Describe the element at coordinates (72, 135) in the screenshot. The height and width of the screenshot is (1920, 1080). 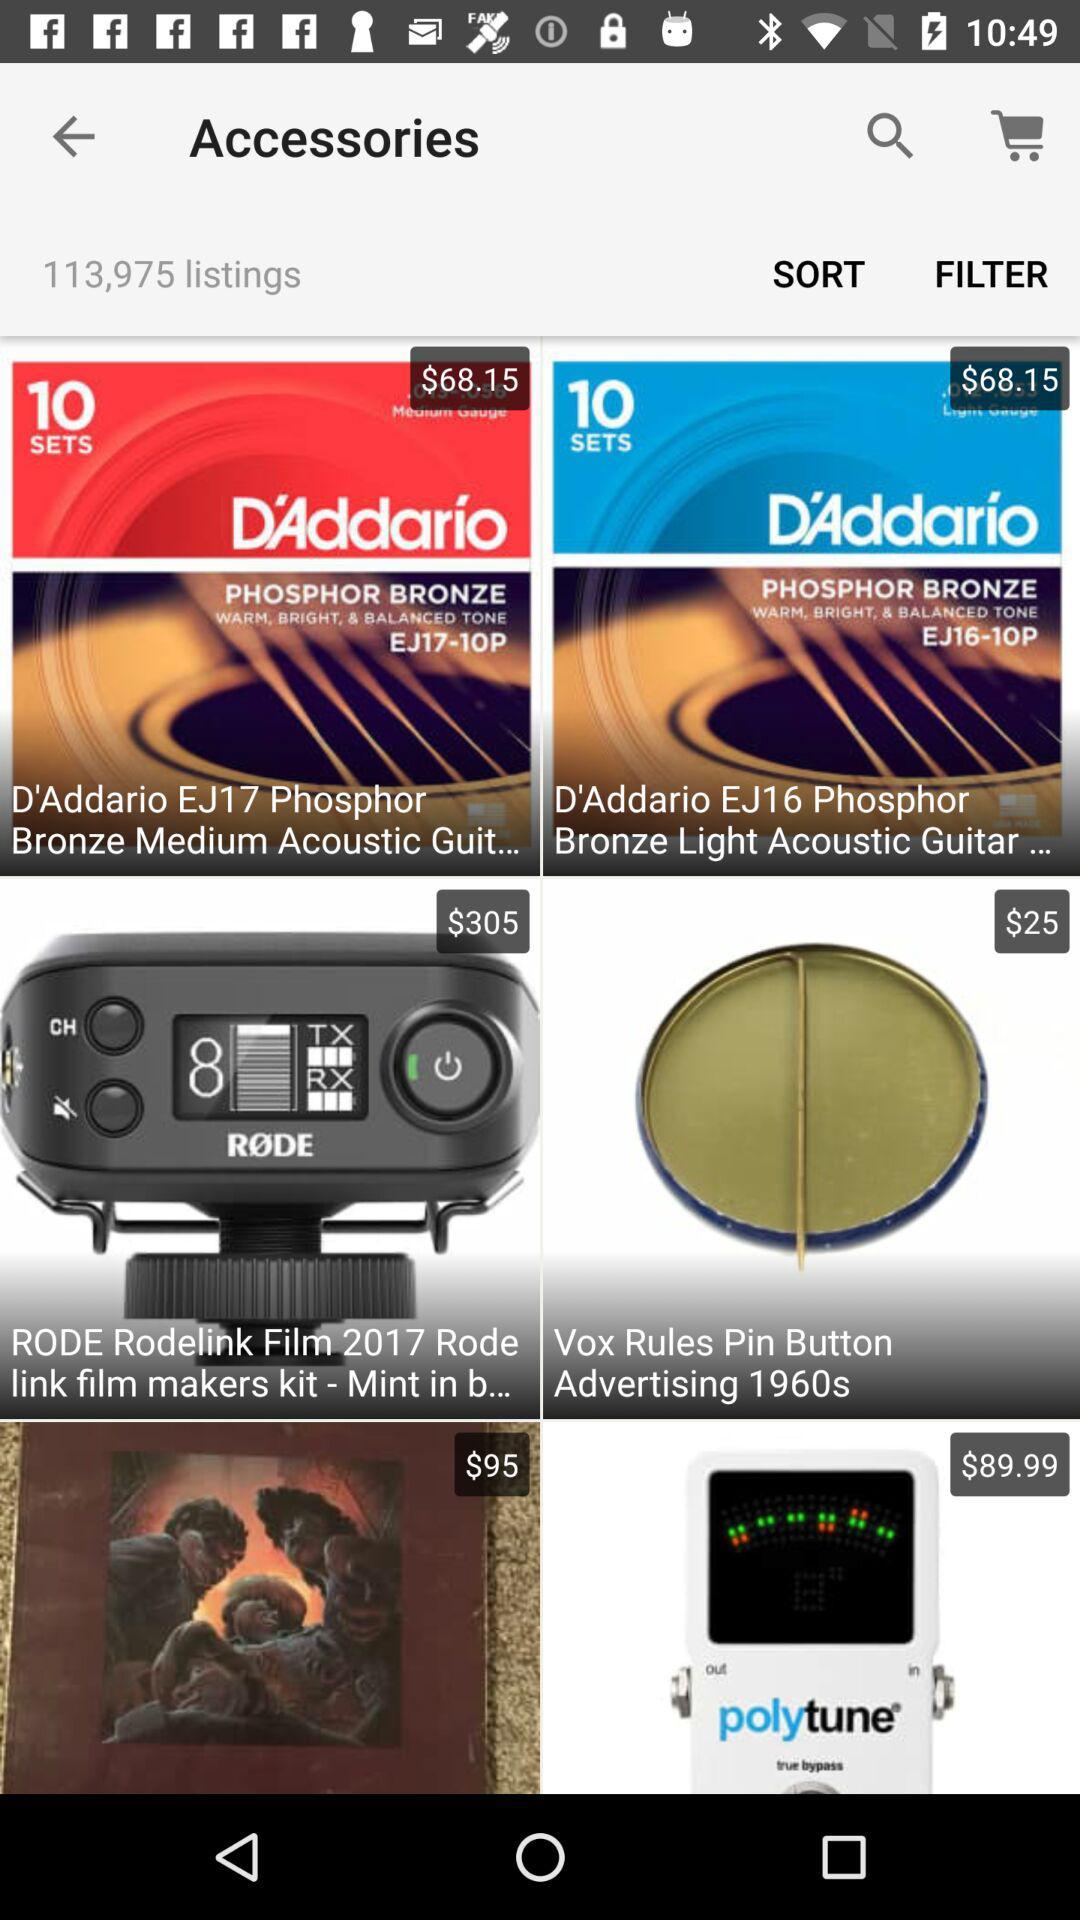
I see `item to the left of accessories` at that location.